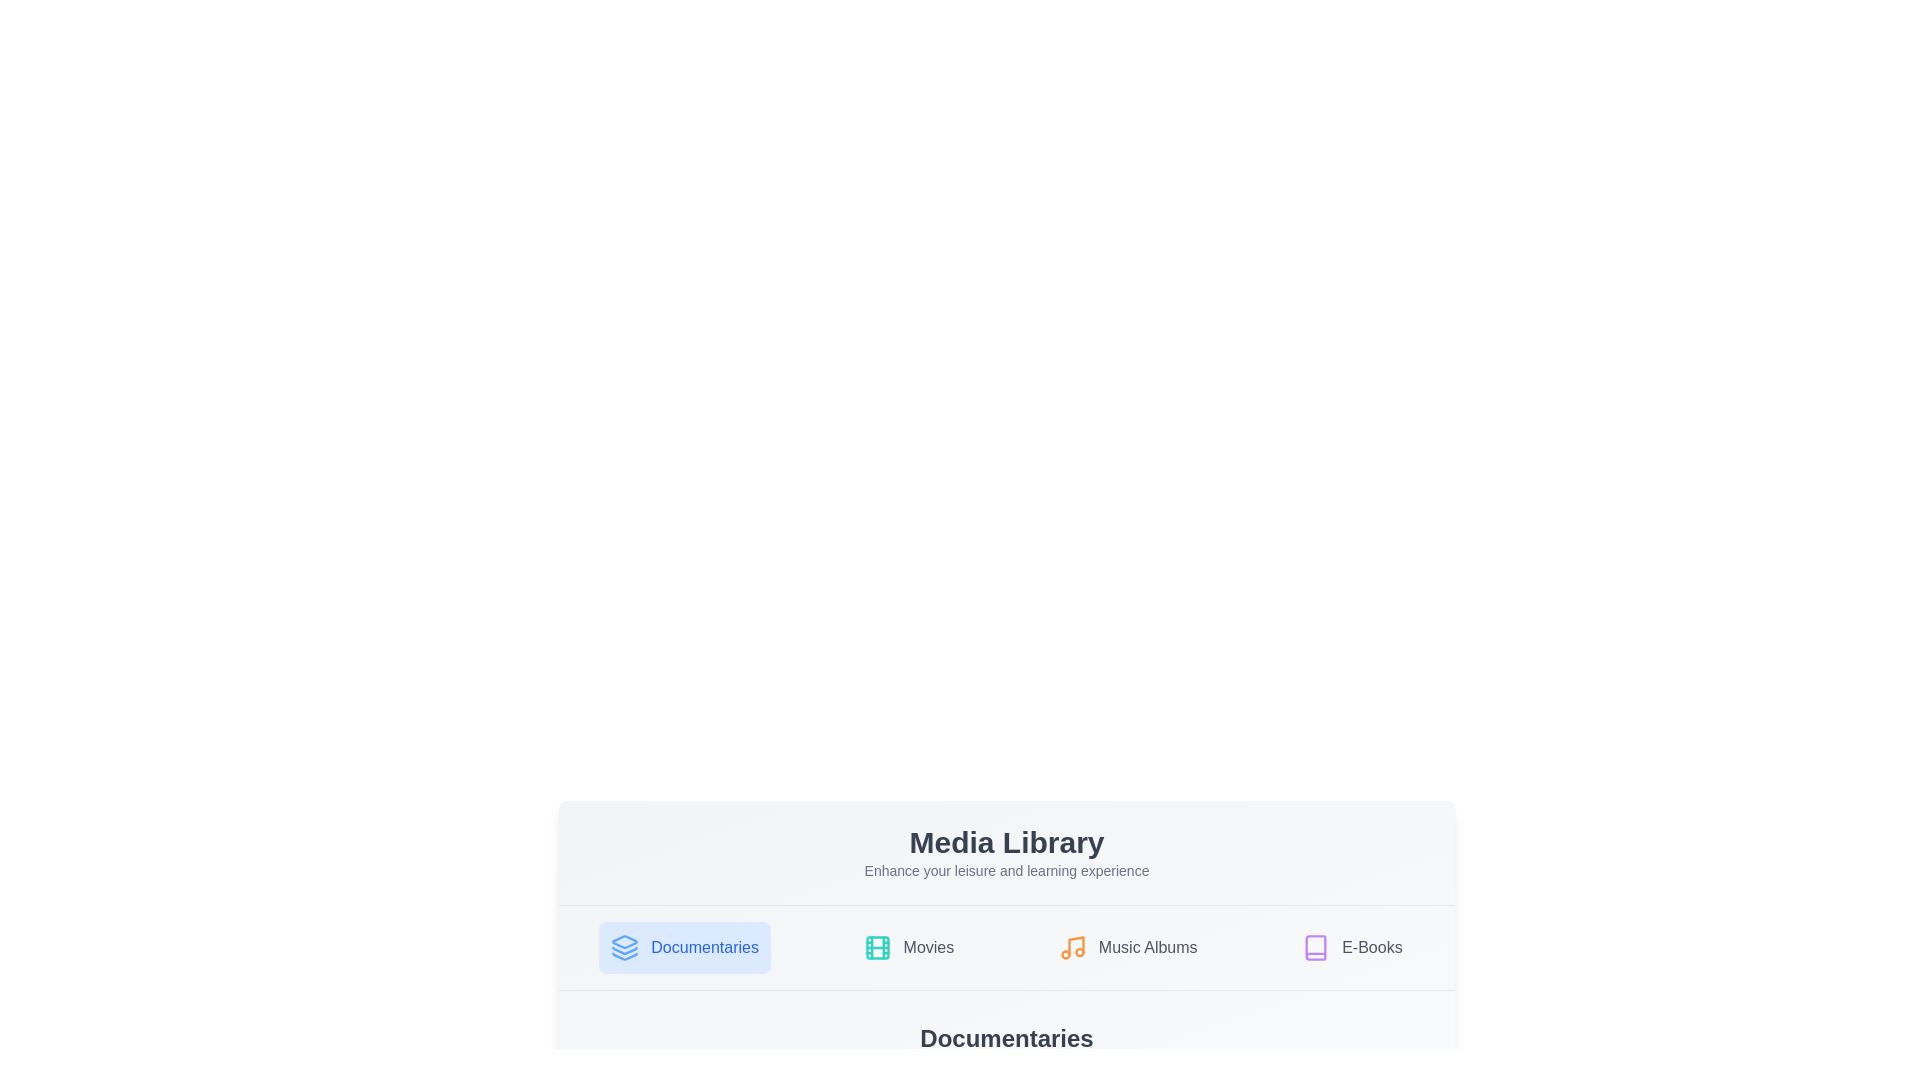 The image size is (1920, 1080). I want to click on the tab corresponding to Movies to observe its visual feedback, so click(907, 947).